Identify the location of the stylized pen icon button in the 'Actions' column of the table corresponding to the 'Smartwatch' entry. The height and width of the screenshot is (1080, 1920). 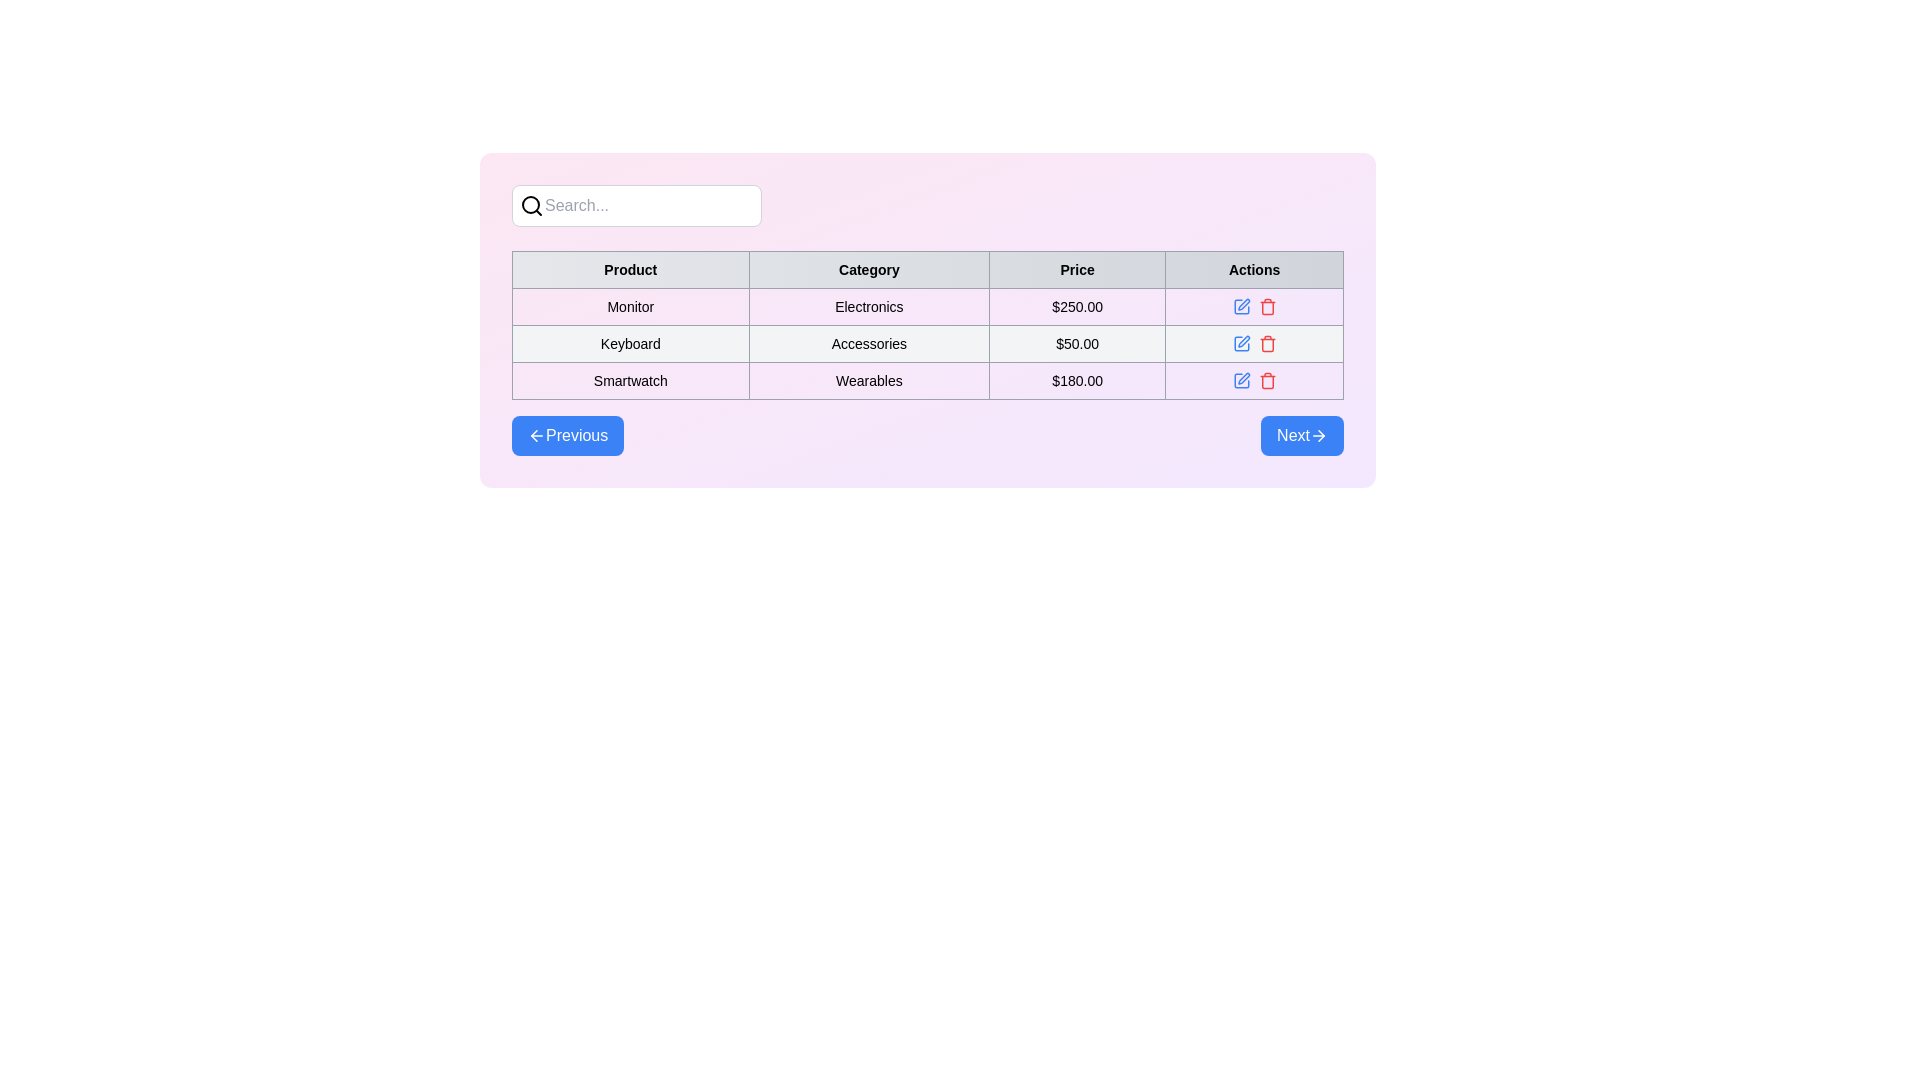
(1242, 378).